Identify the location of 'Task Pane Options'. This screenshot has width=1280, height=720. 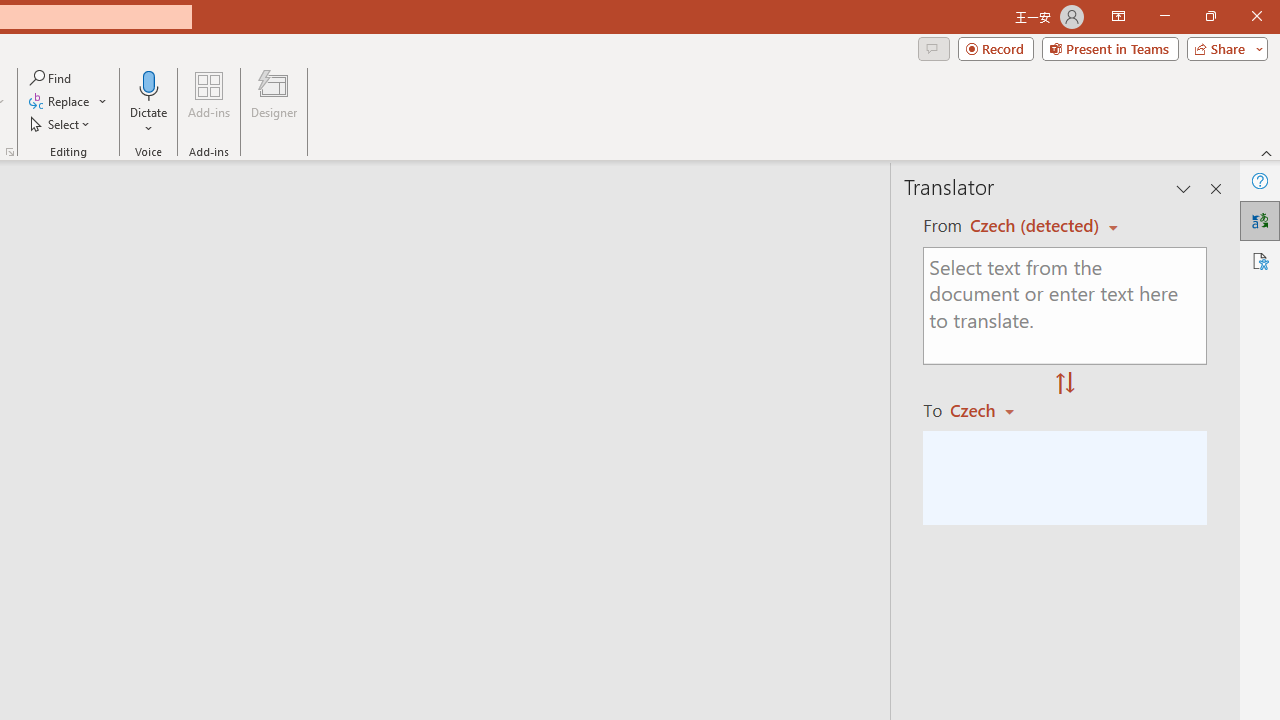
(1184, 189).